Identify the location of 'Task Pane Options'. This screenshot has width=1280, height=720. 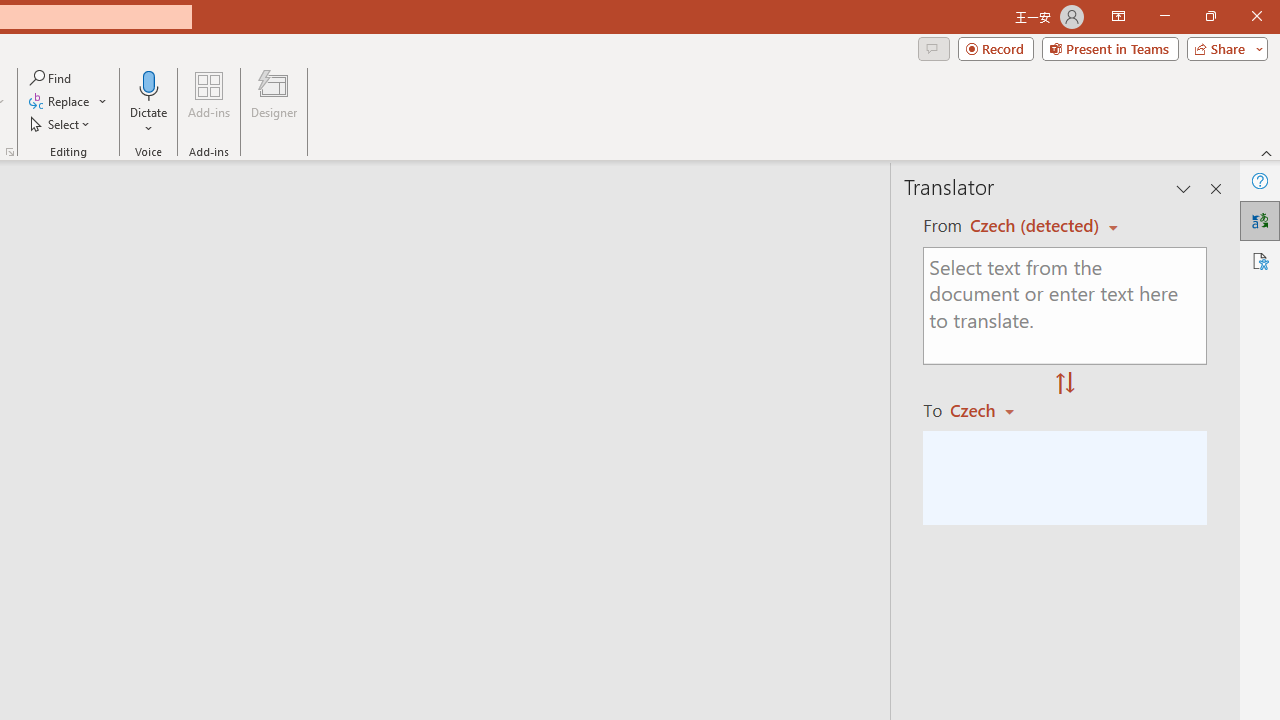
(1184, 189).